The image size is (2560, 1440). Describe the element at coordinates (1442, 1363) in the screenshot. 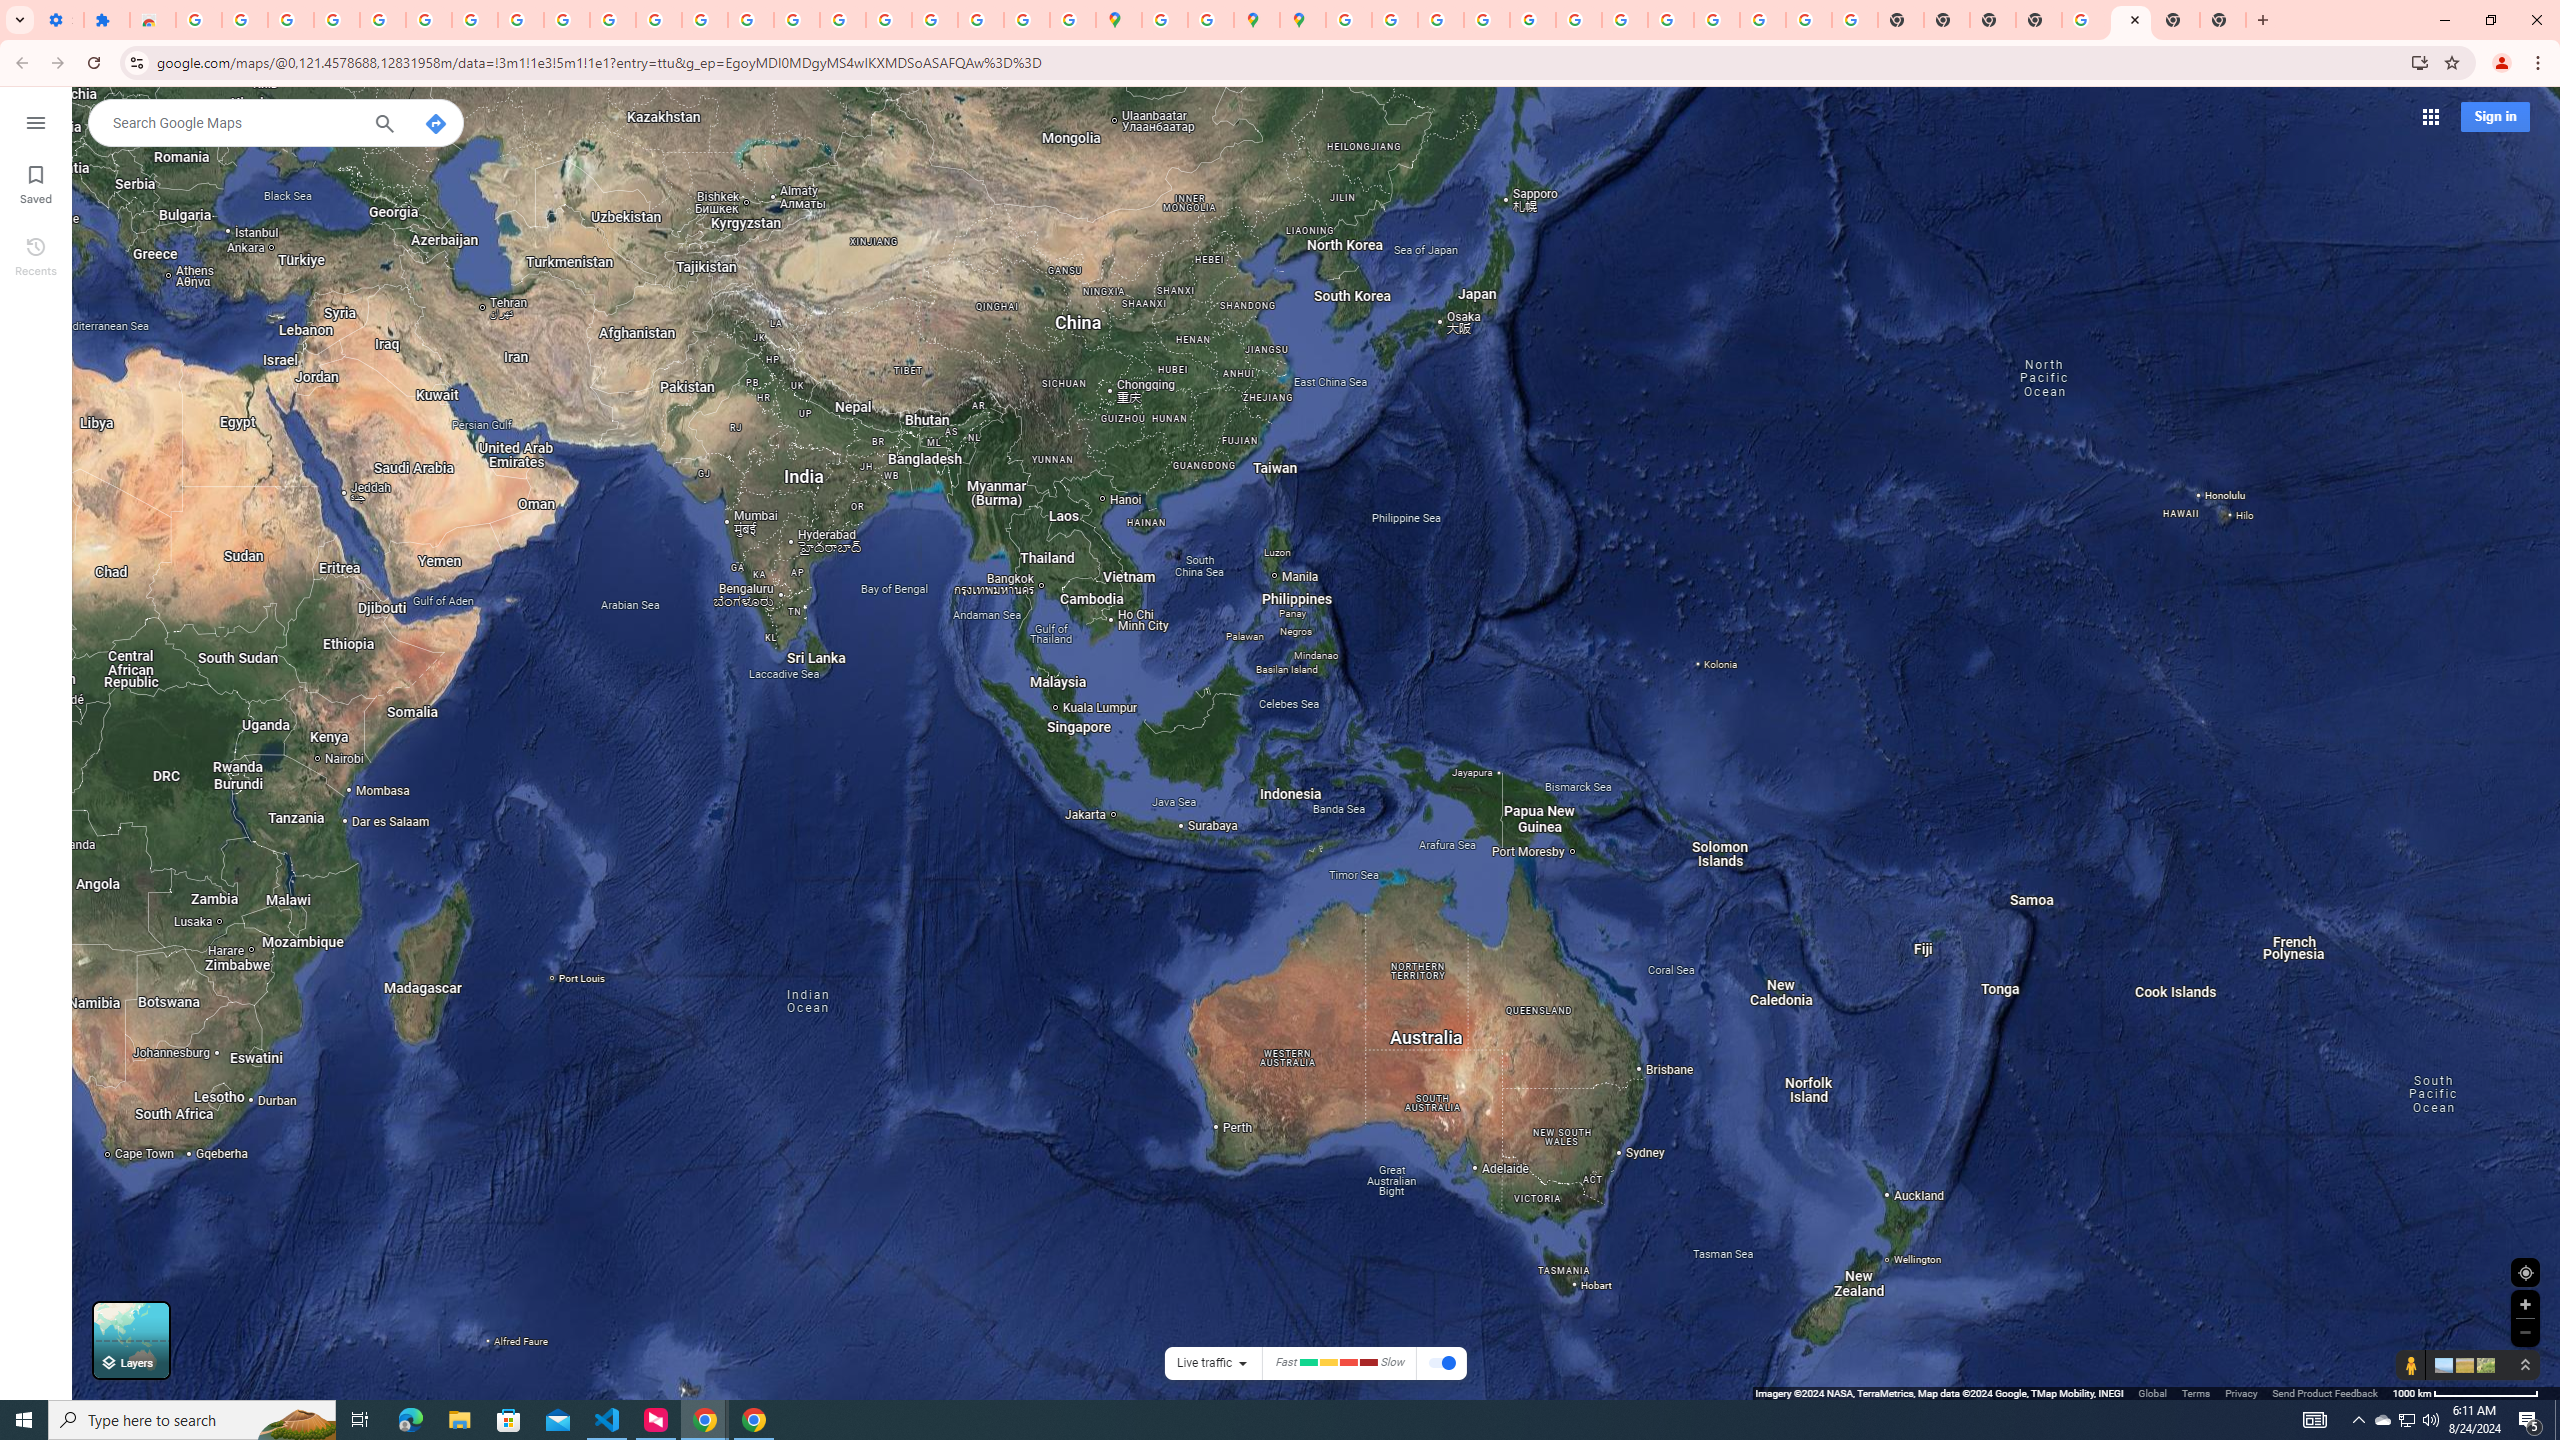

I see `' Show traffic '` at that location.